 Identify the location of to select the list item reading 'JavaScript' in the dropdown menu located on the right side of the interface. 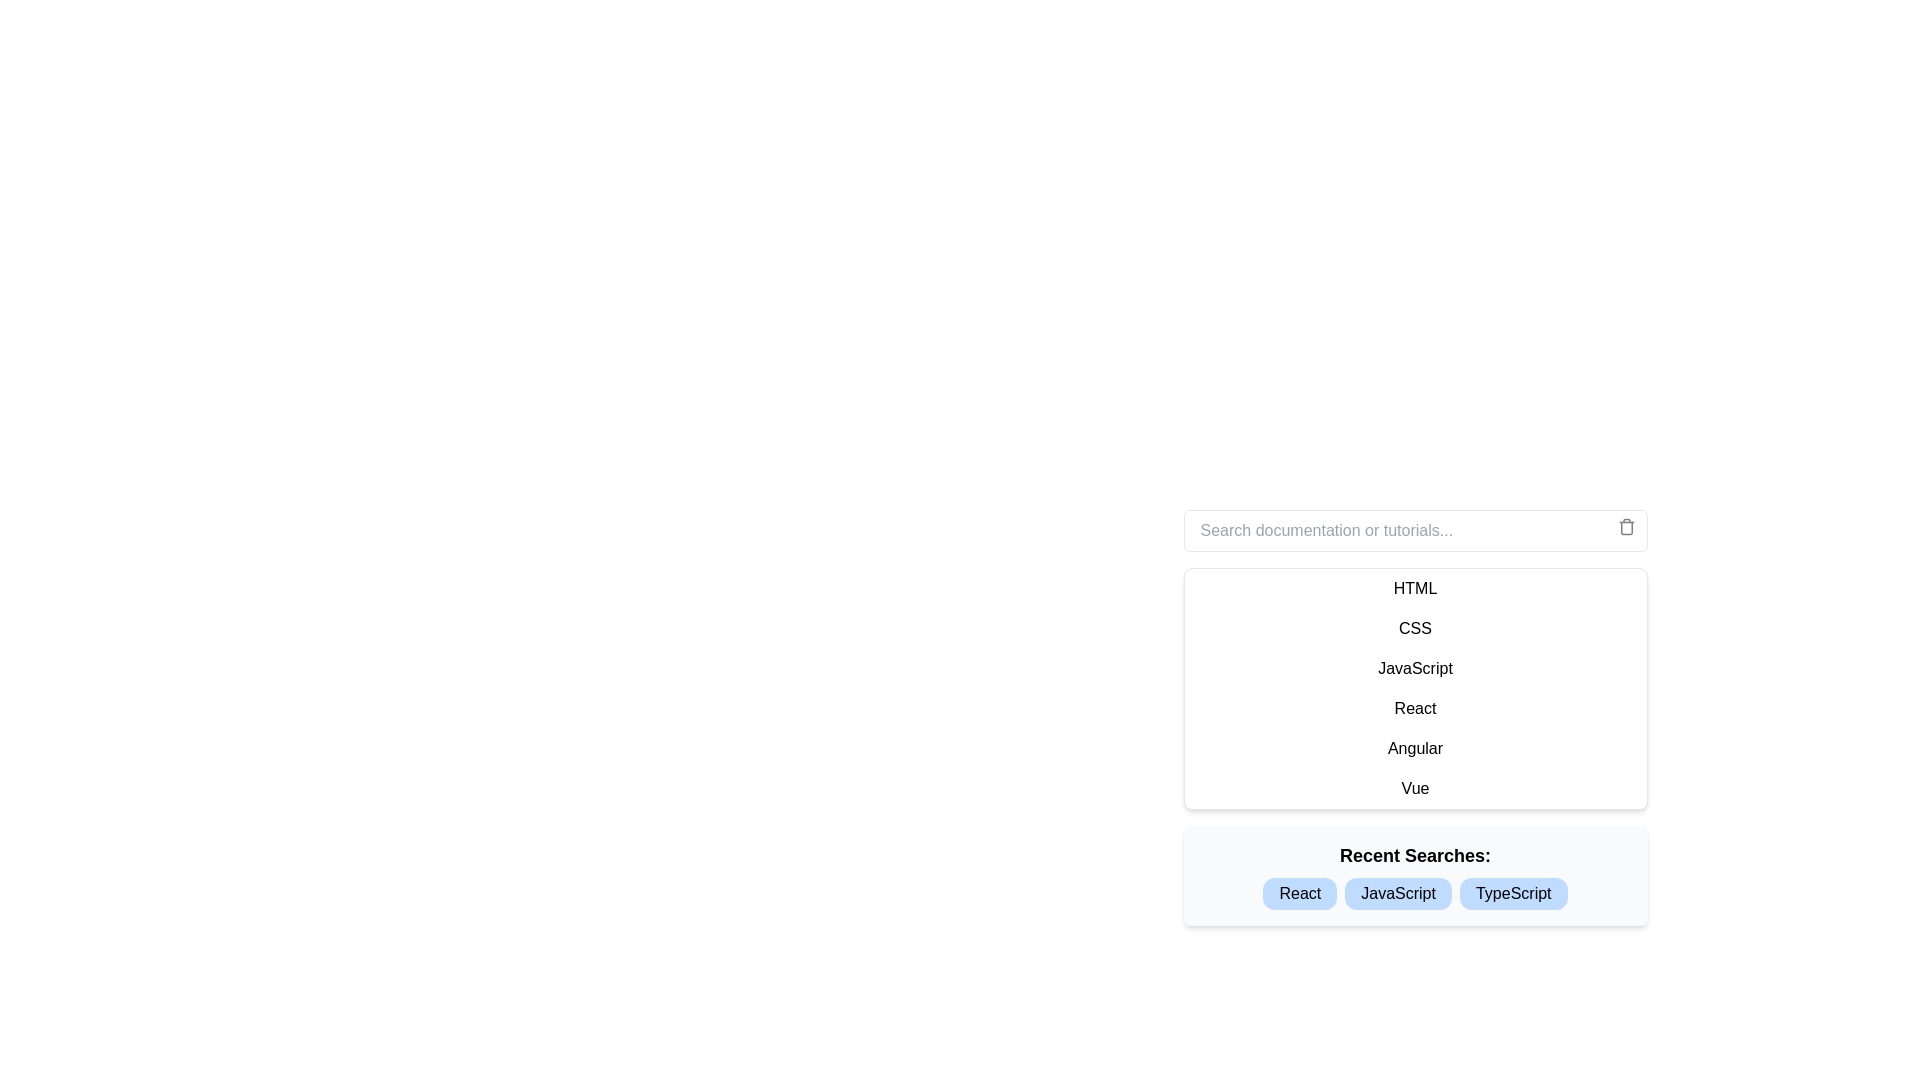
(1414, 668).